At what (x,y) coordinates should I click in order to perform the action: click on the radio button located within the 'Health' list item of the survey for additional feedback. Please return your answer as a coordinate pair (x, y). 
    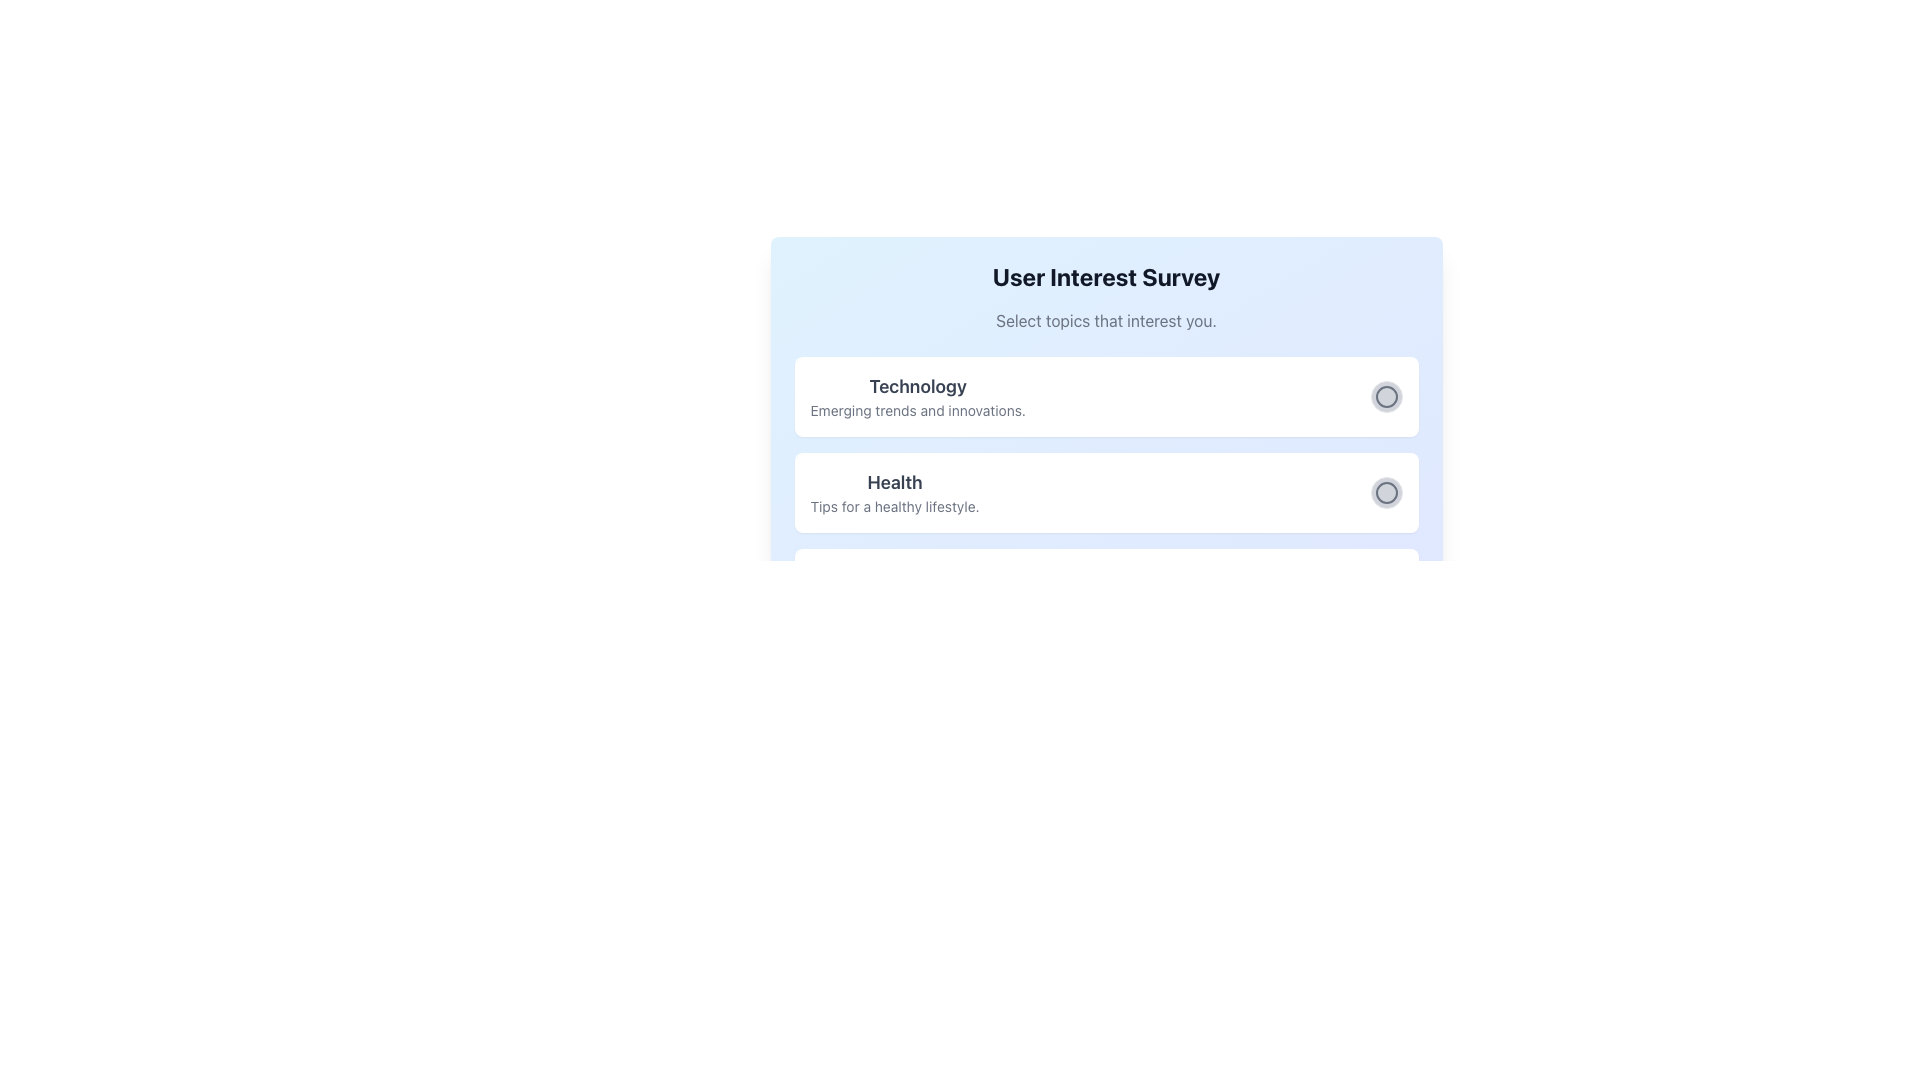
    Looking at the image, I should click on (1385, 493).